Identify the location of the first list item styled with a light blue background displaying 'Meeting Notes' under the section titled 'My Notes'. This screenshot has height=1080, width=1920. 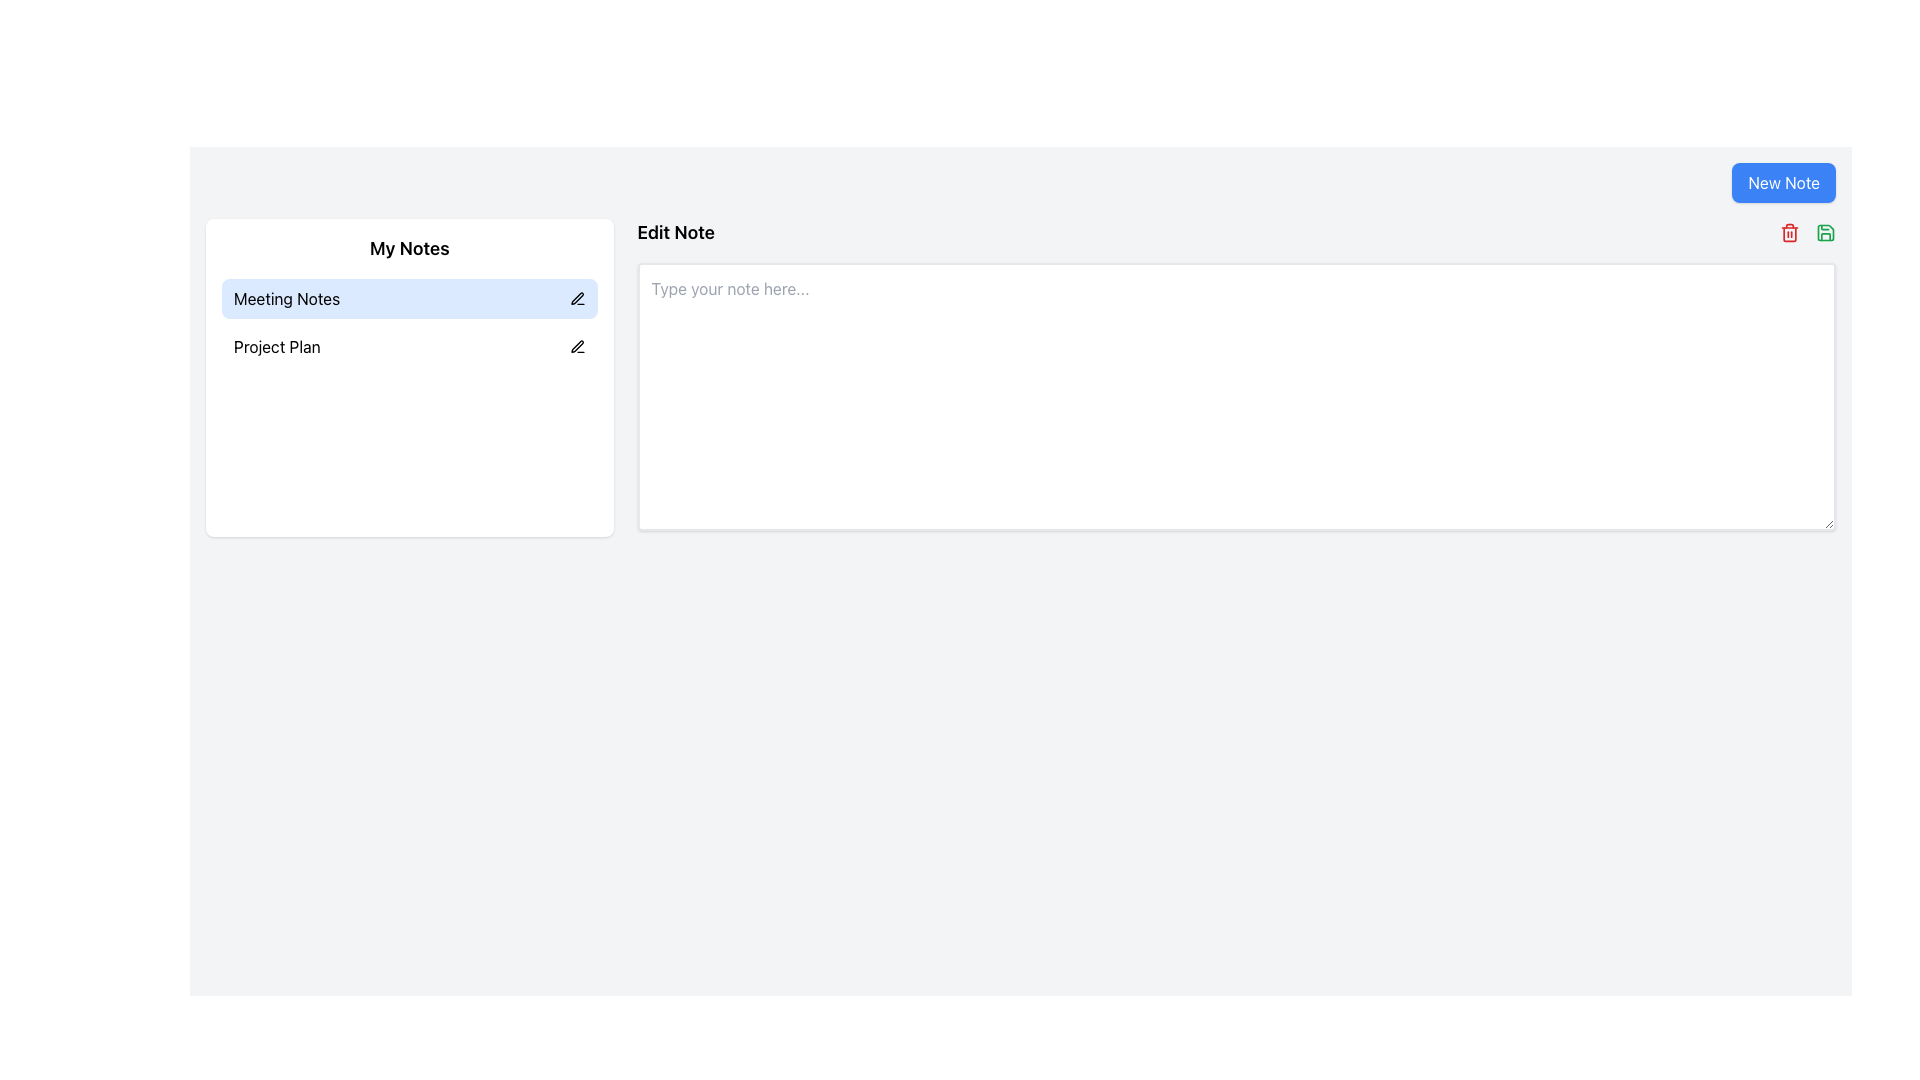
(408, 322).